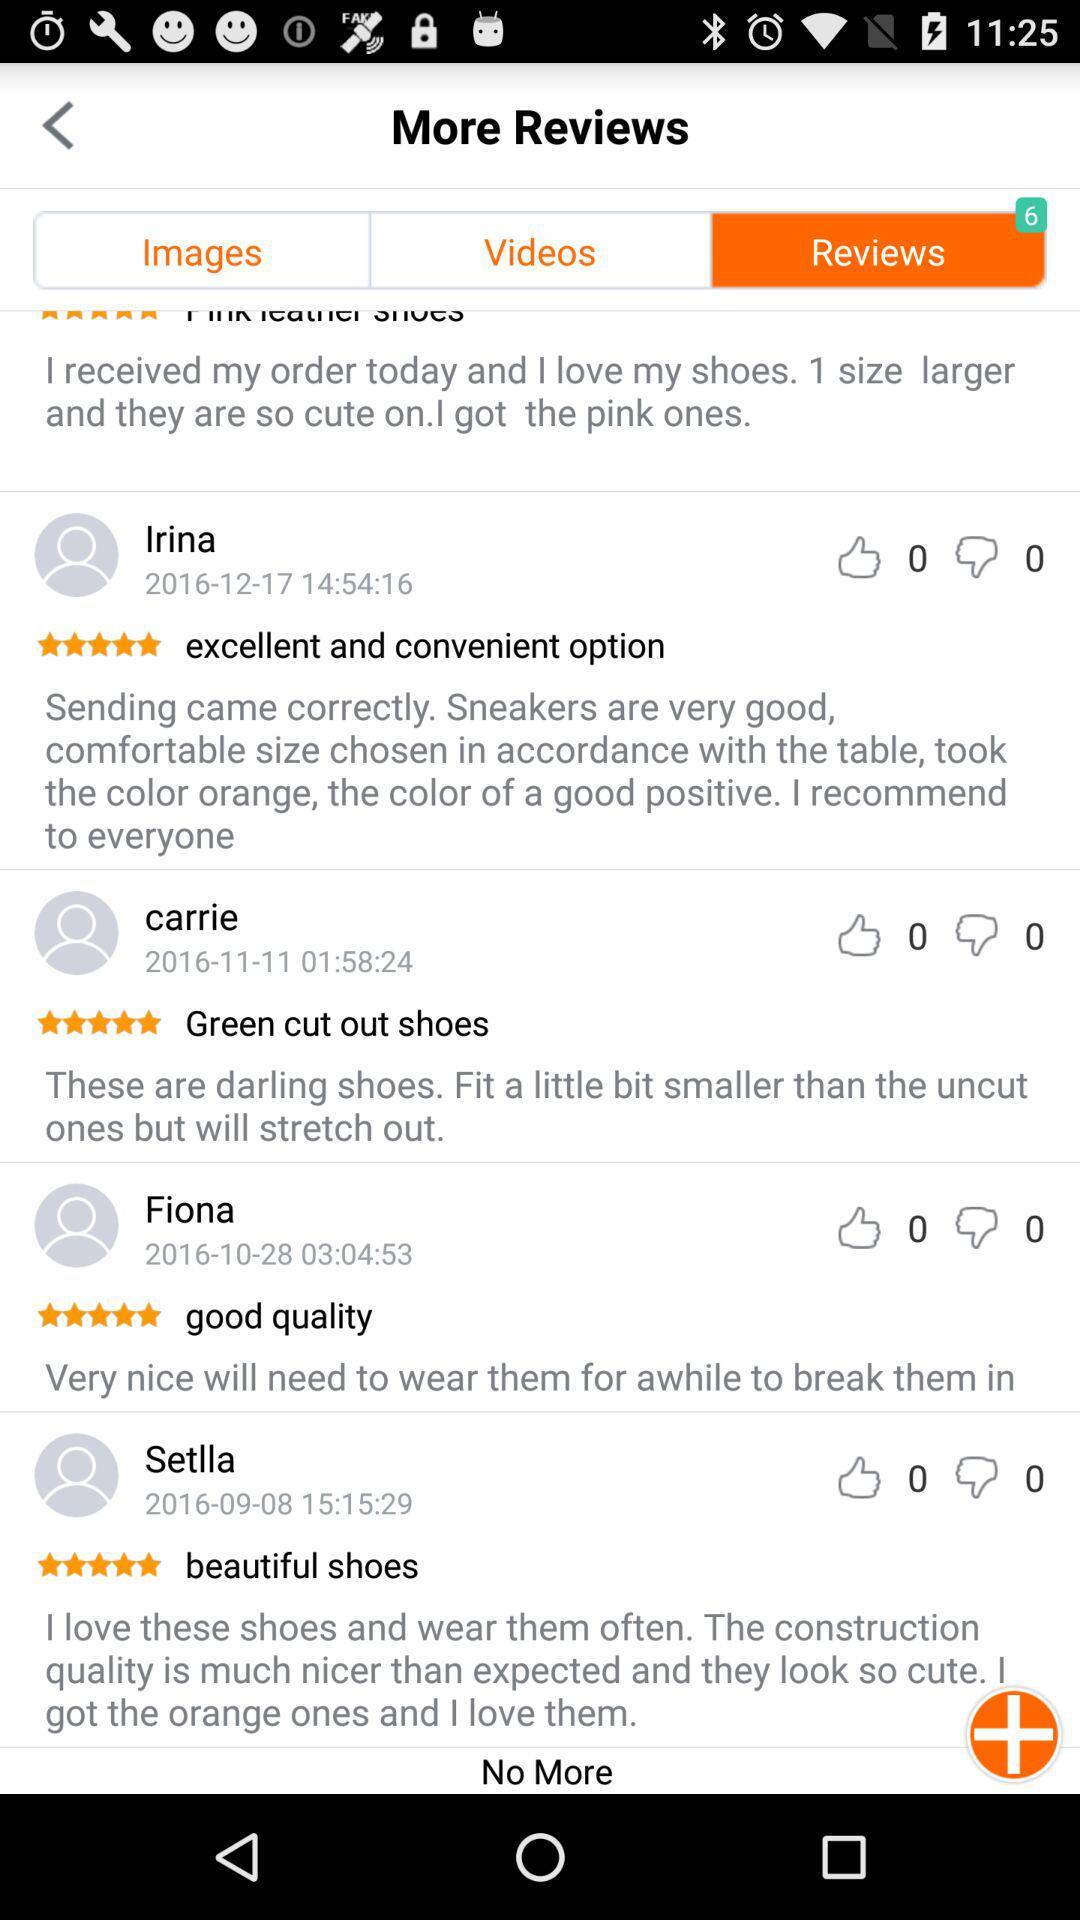  Describe the element at coordinates (975, 557) in the screenshot. I see `dislikes the review` at that location.